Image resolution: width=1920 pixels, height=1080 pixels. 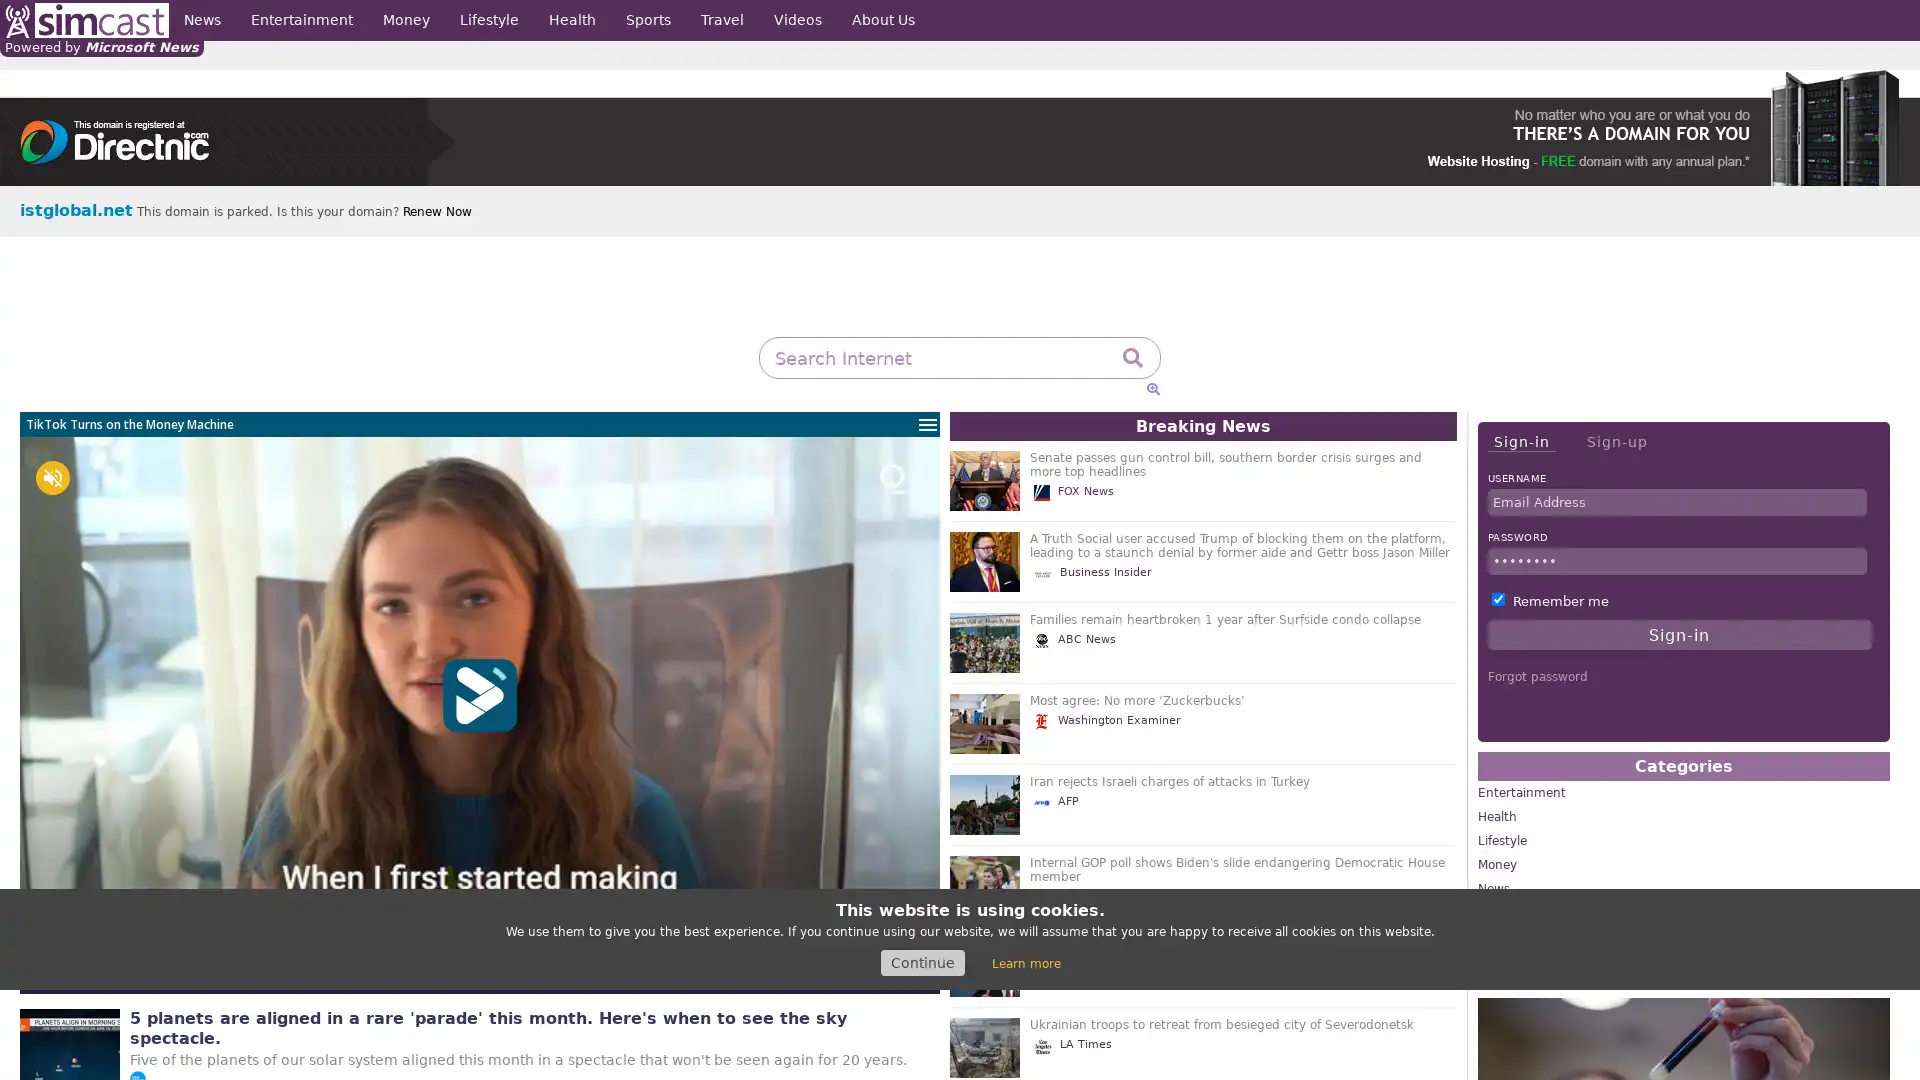 What do you see at coordinates (1616, 441) in the screenshot?
I see `Sign-up` at bounding box center [1616, 441].